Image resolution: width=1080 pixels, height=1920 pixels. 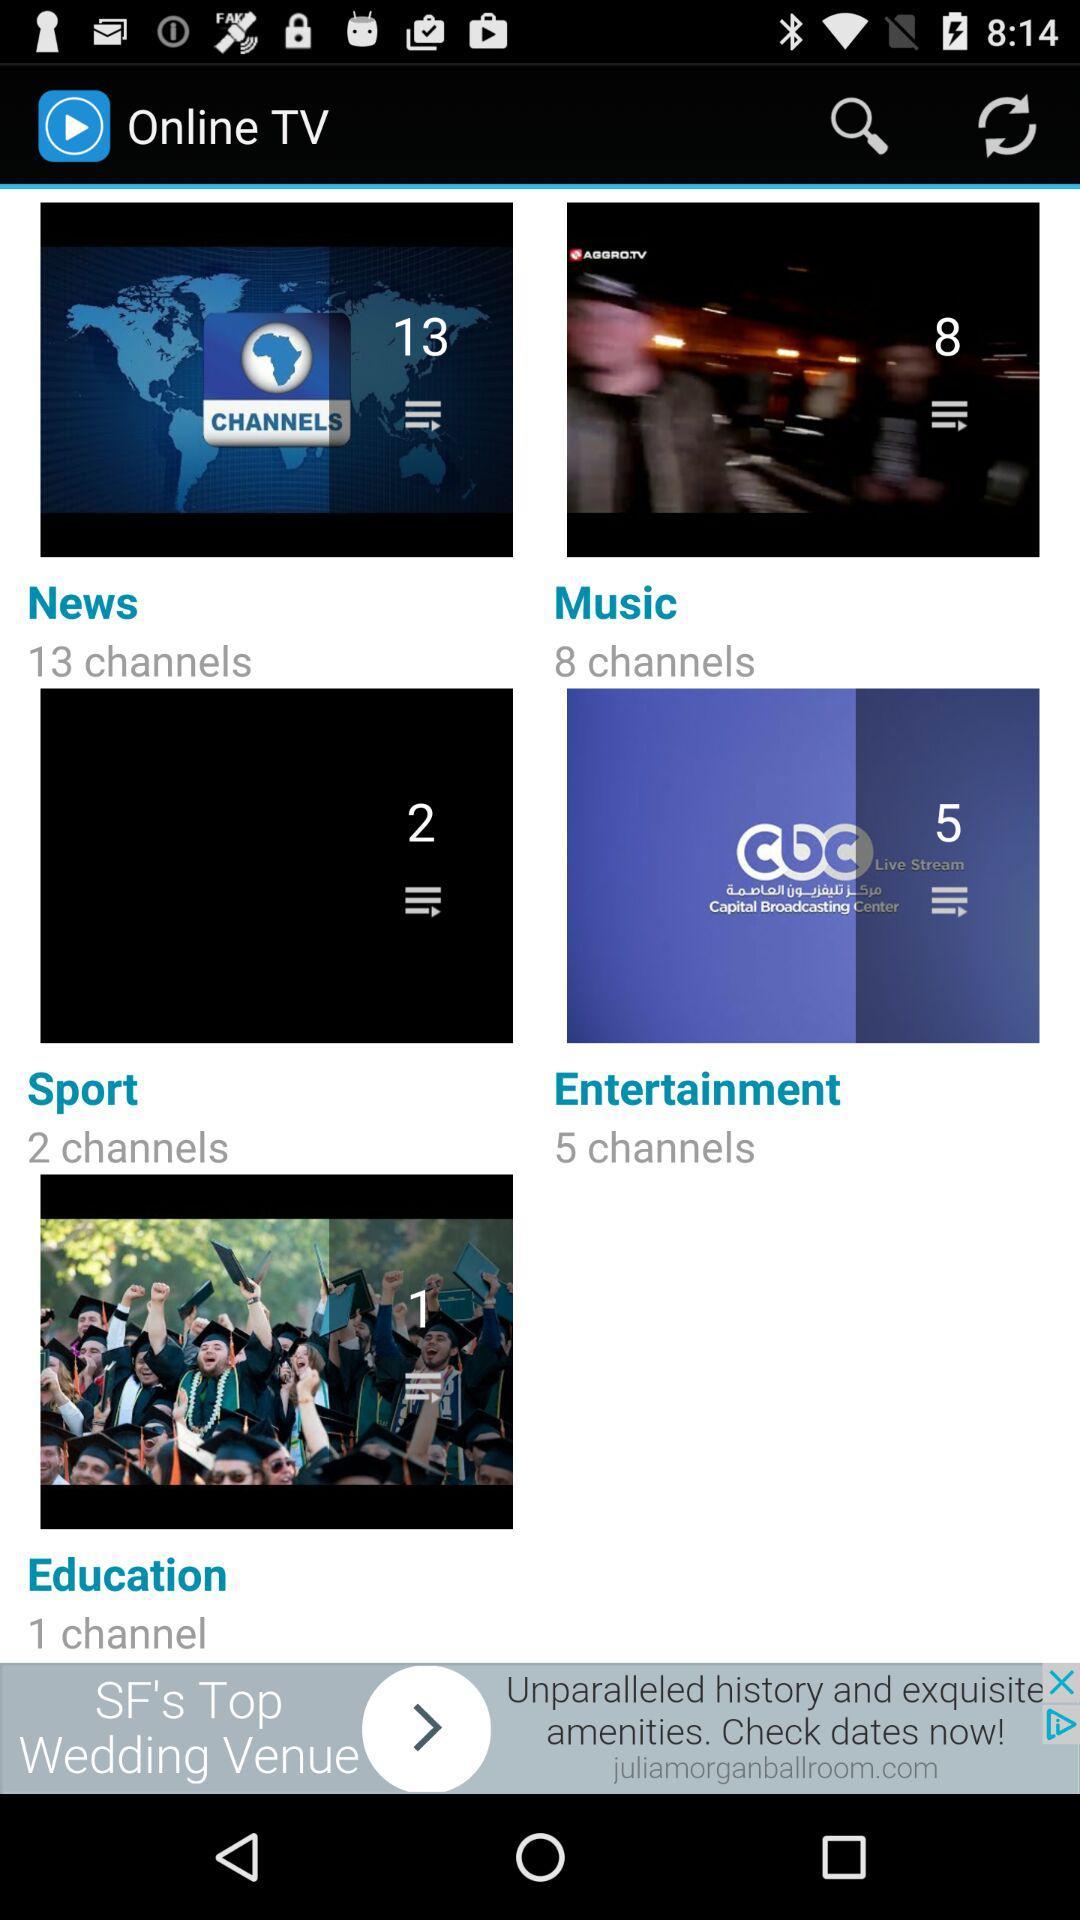 I want to click on refresh option, so click(x=1006, y=124).